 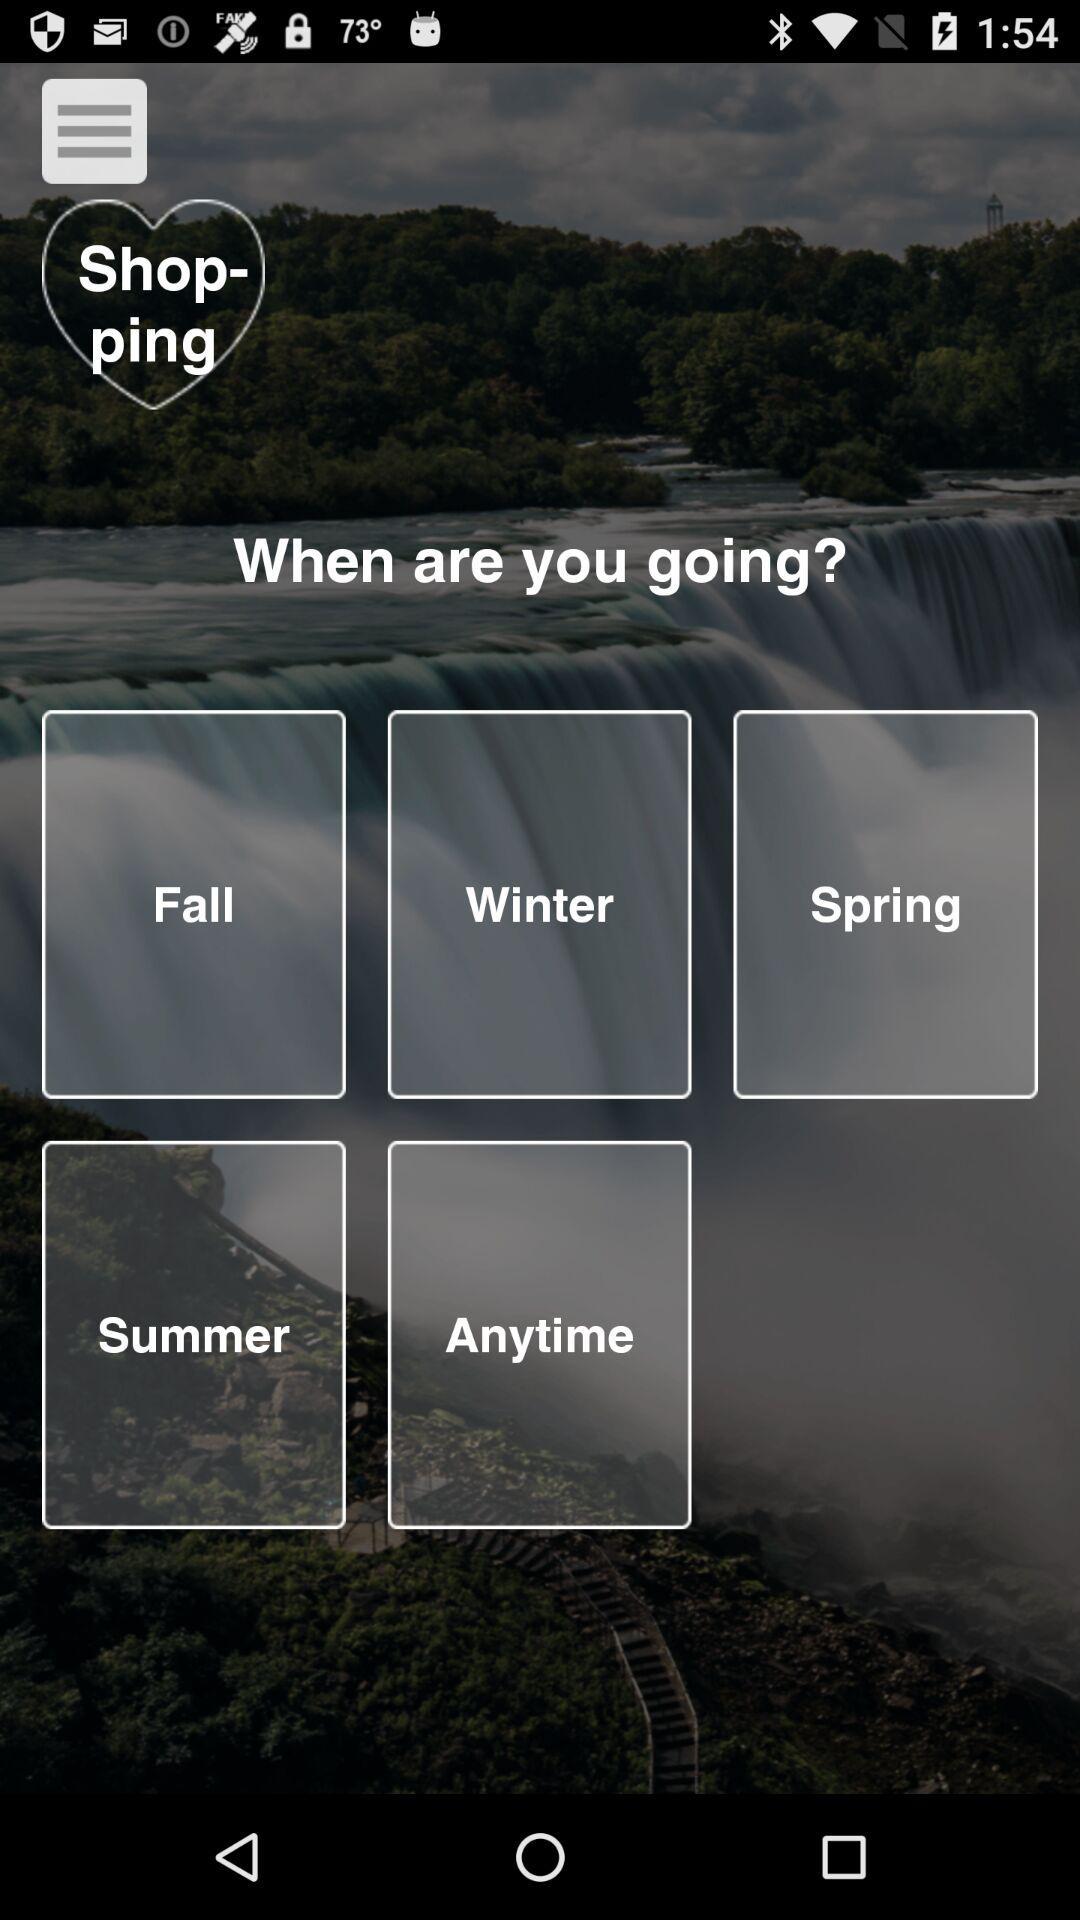 What do you see at coordinates (94, 130) in the screenshot?
I see `menu` at bounding box center [94, 130].